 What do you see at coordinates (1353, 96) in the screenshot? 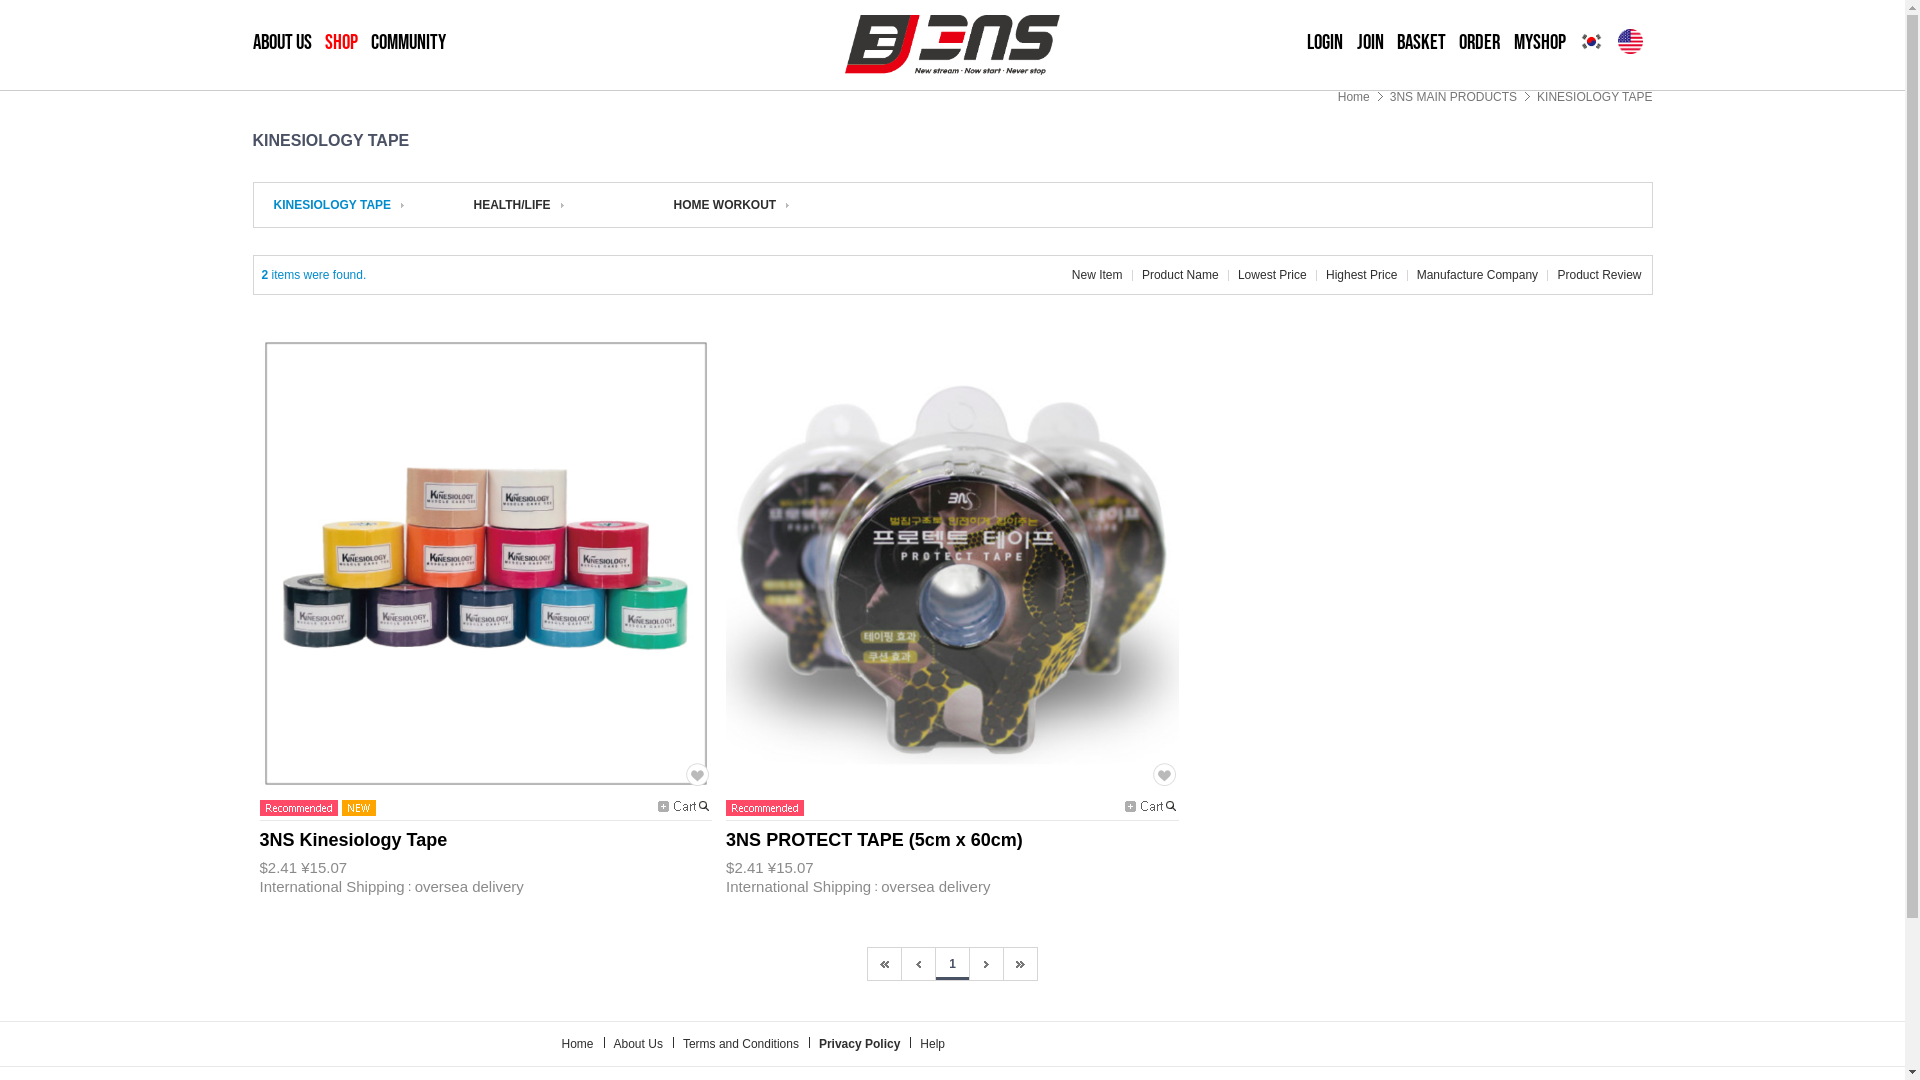
I see `'Home'` at bounding box center [1353, 96].